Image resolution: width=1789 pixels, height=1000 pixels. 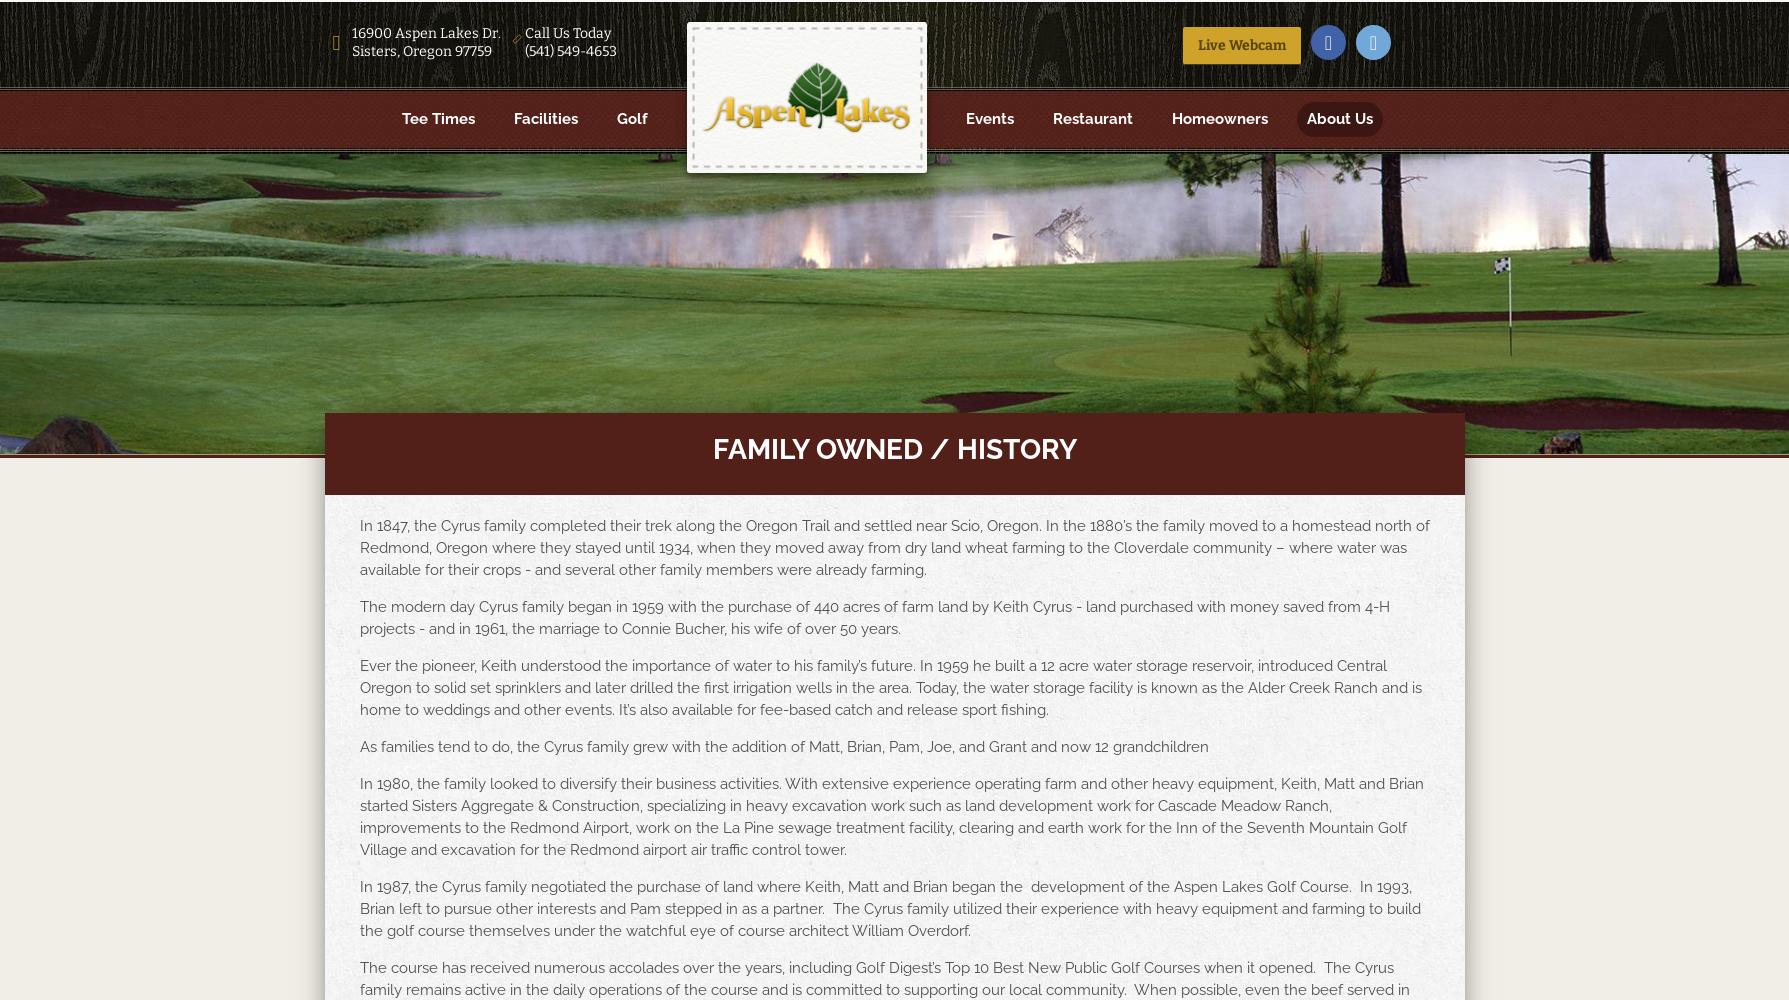 What do you see at coordinates (873, 617) in the screenshot?
I see `'The modern day Cyrus family began in 1959 with the purchase of 440 acres of farm land by Keith Cyrus - land purchased with money saved from 4-H projects - and in 1961, the marriage to Connie Bucher, his wife of over 50 years.'` at bounding box center [873, 617].